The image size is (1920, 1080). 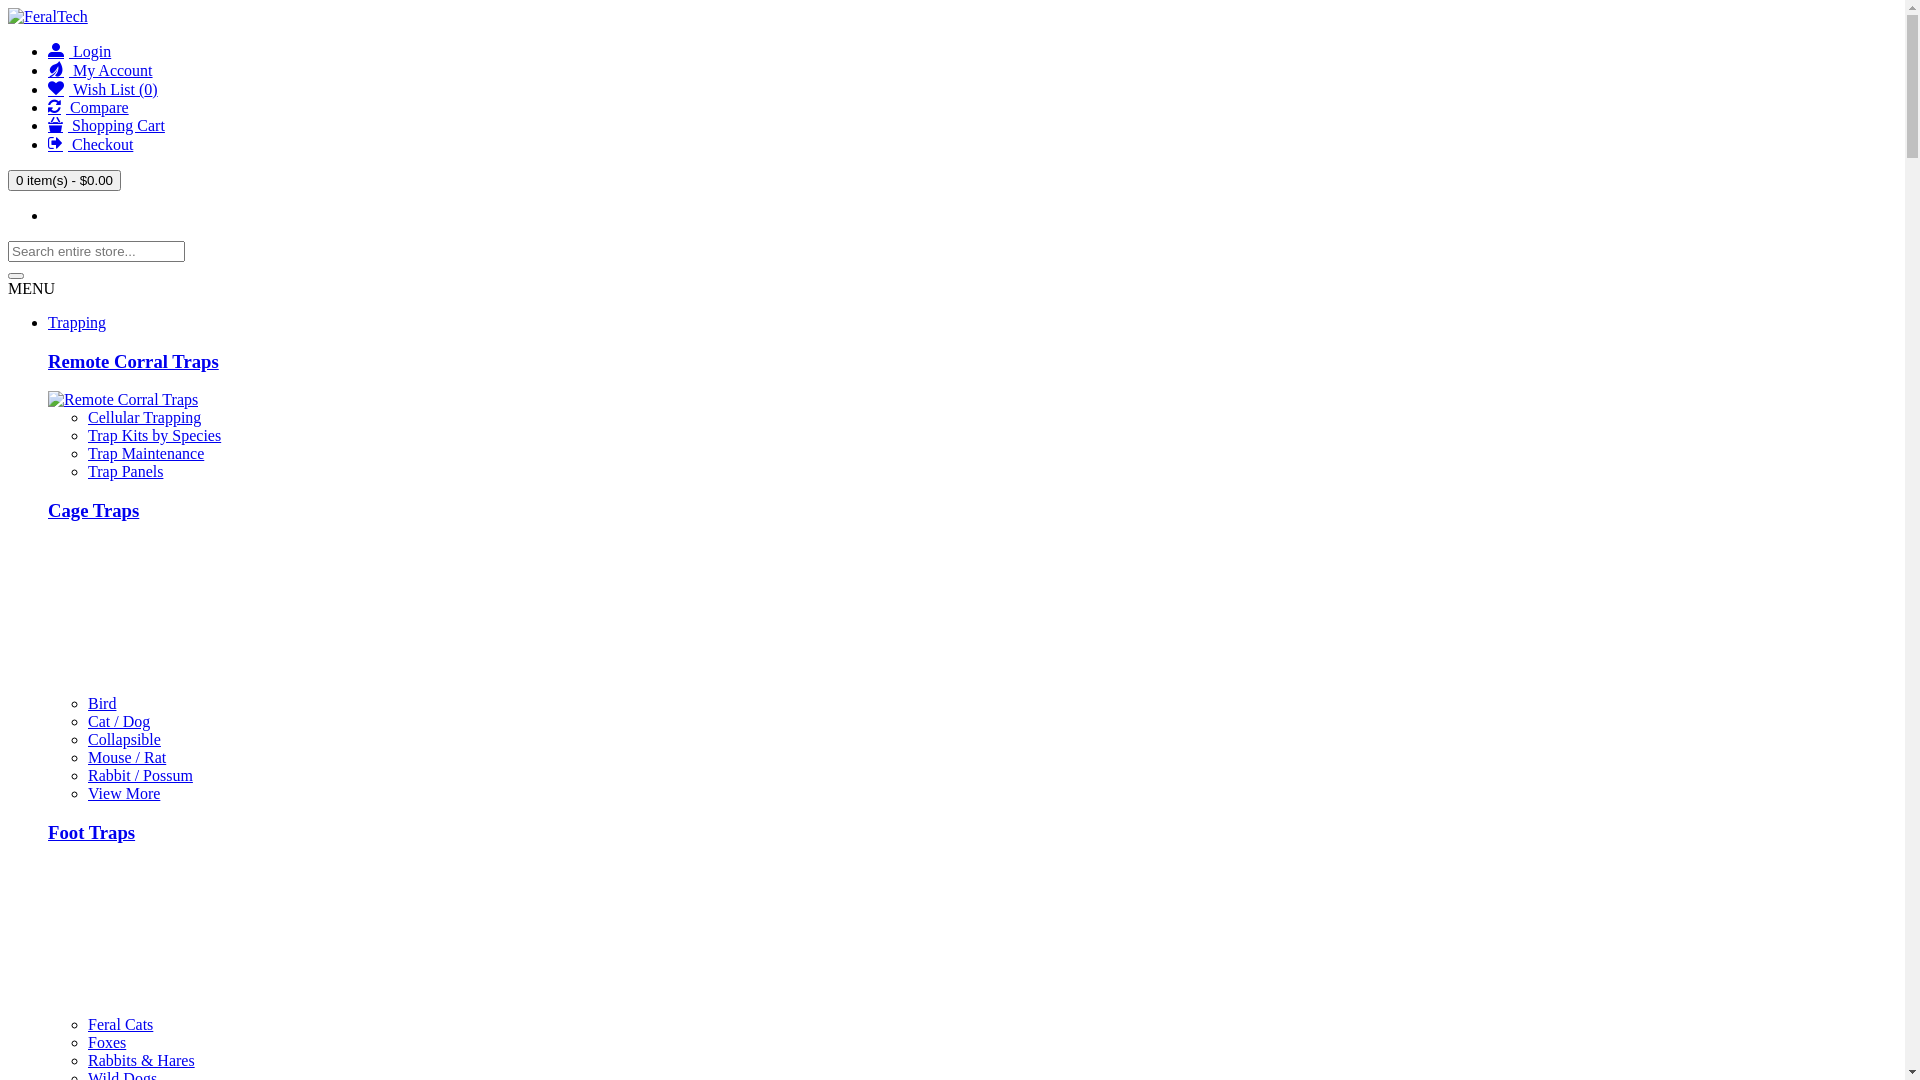 I want to click on '0 item(s) - $0.00', so click(x=64, y=180).